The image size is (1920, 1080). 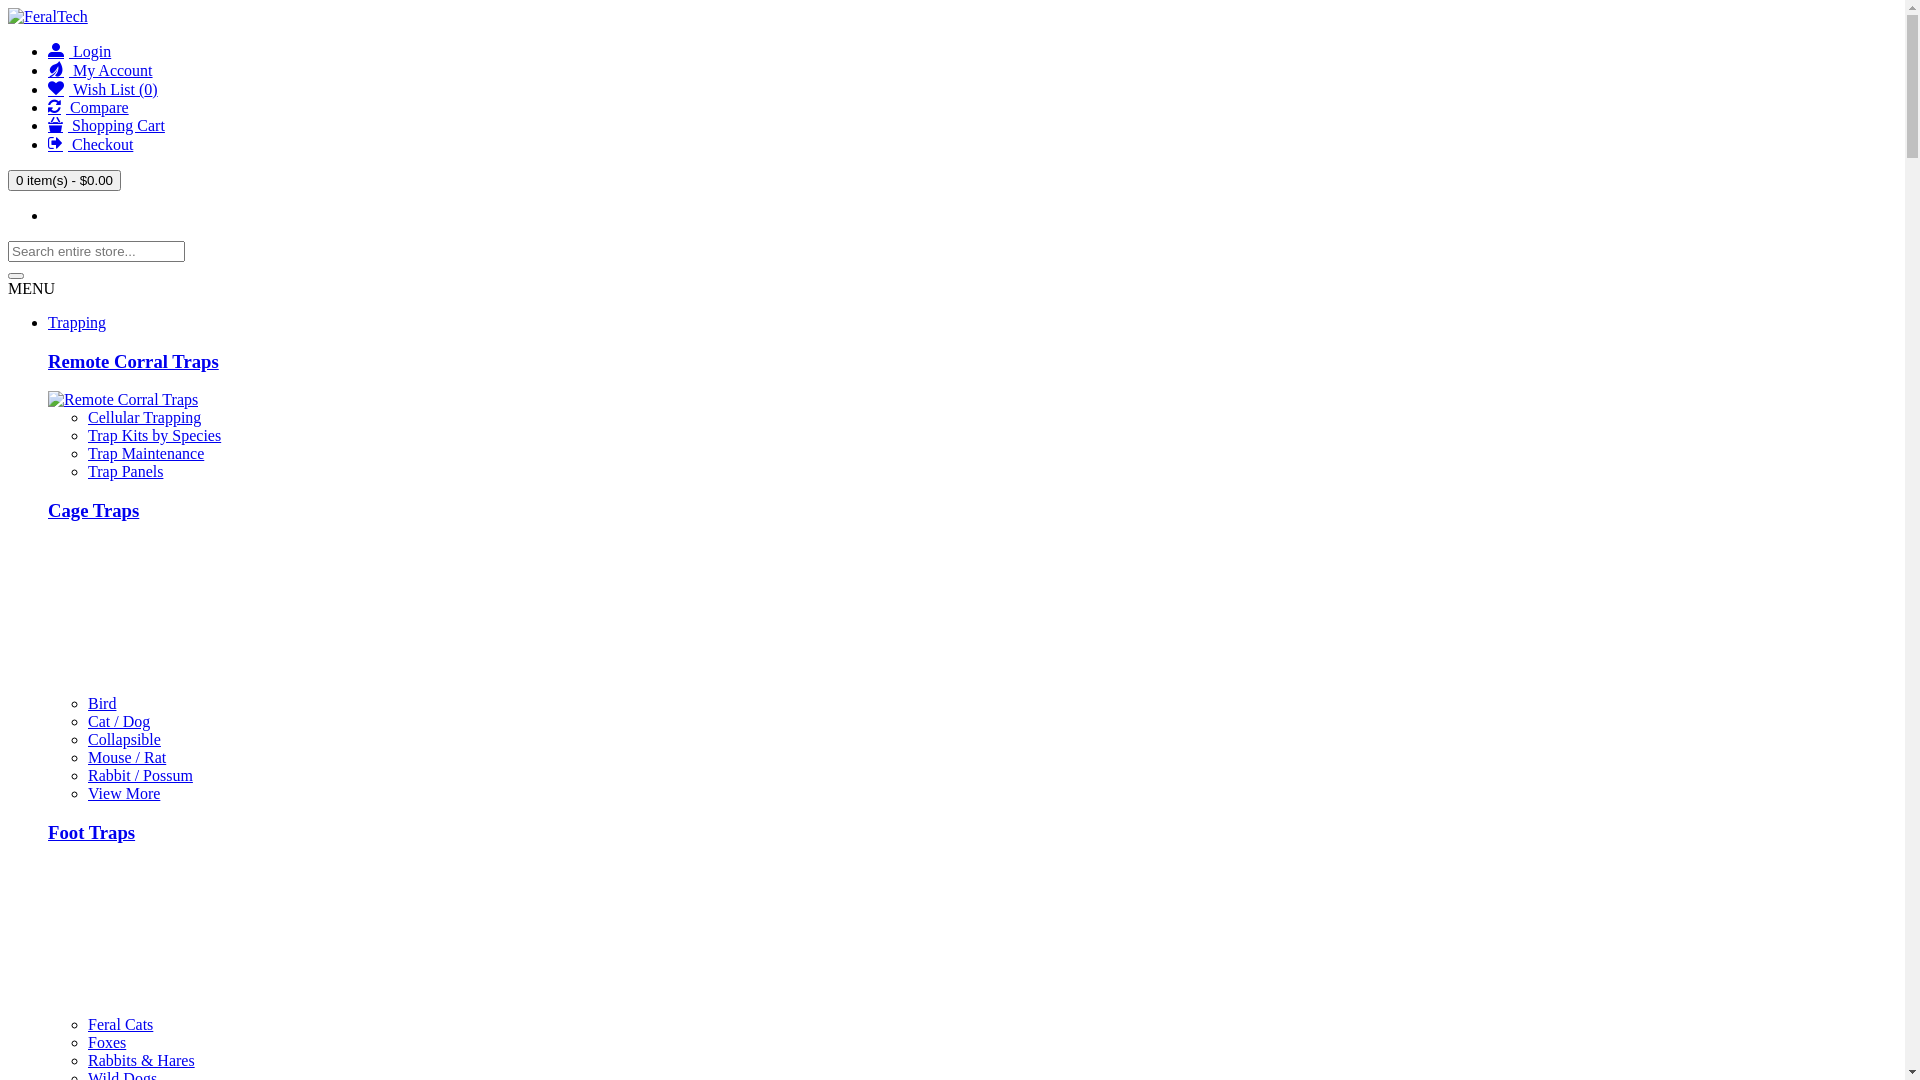 I want to click on '0 item(s) - $0.00', so click(x=64, y=180).